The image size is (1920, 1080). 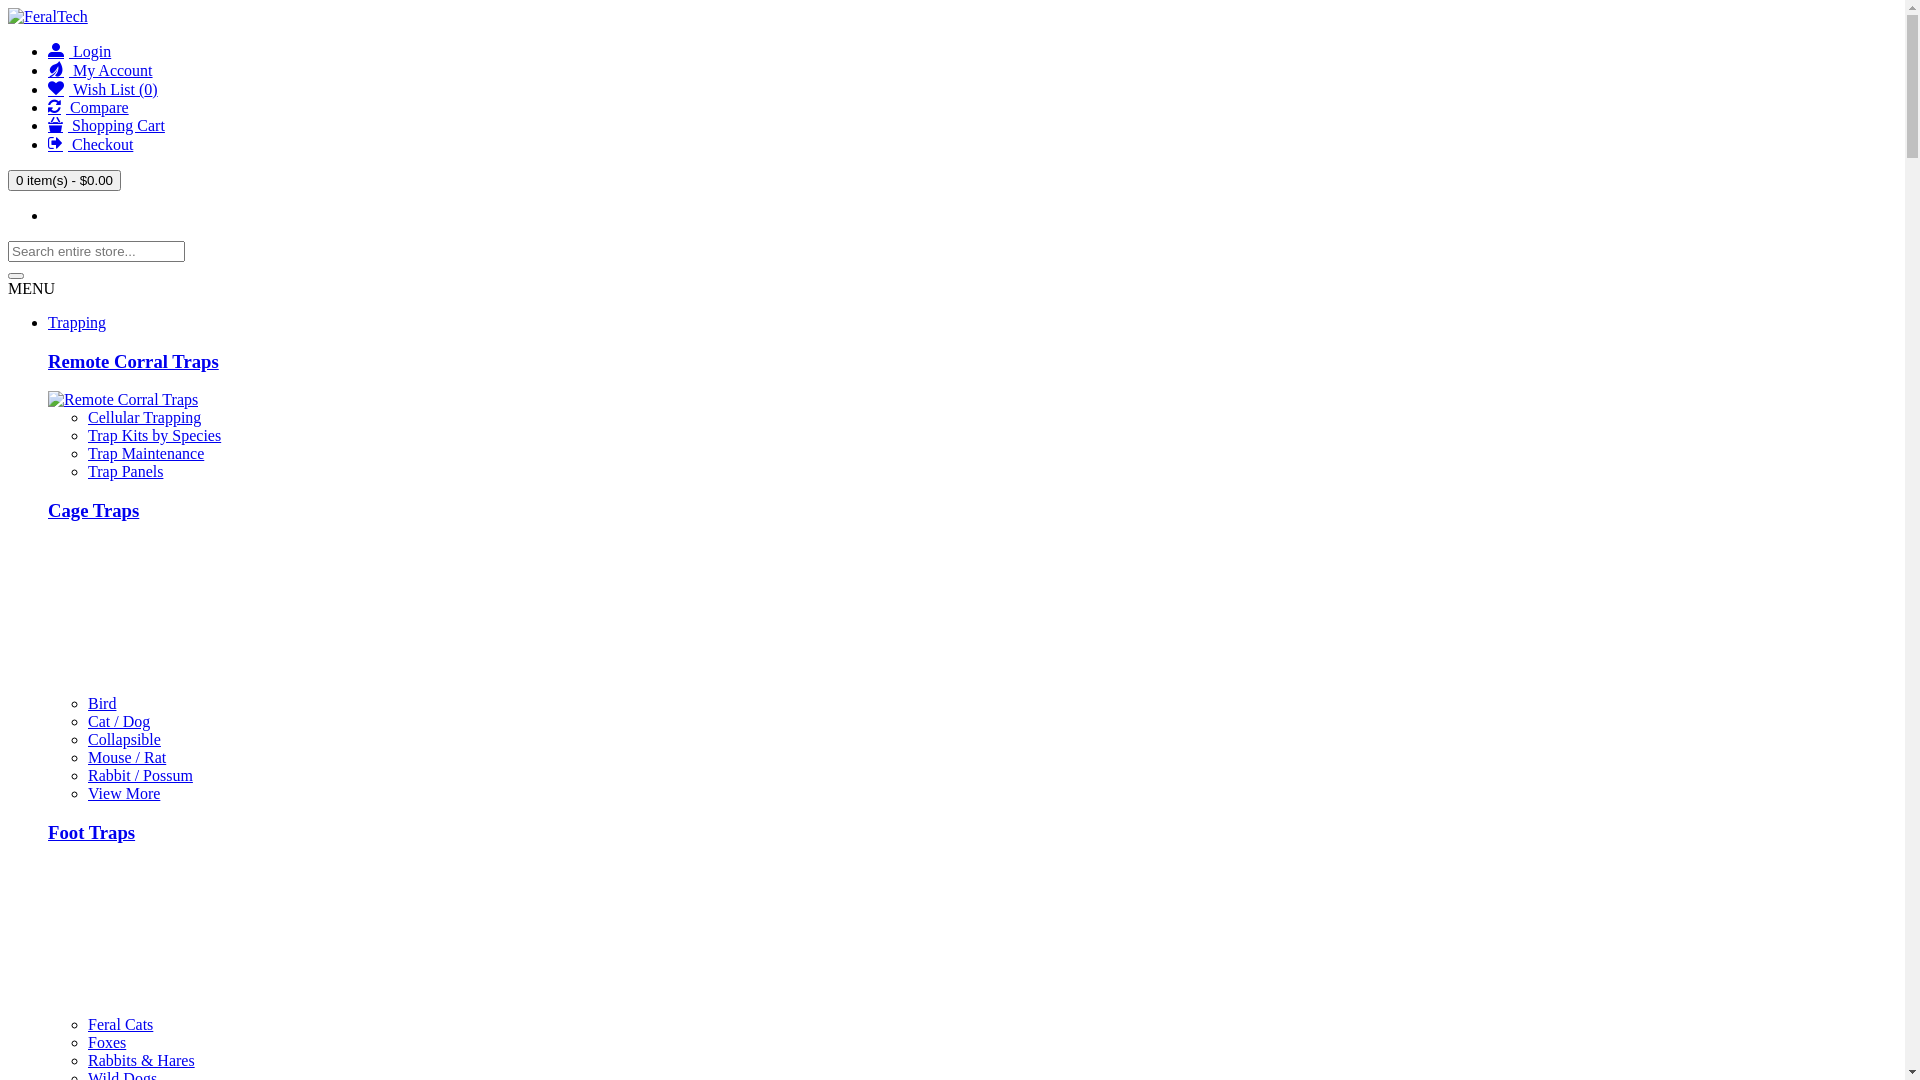 I want to click on '0 item(s) - $0.00', so click(x=64, y=180).